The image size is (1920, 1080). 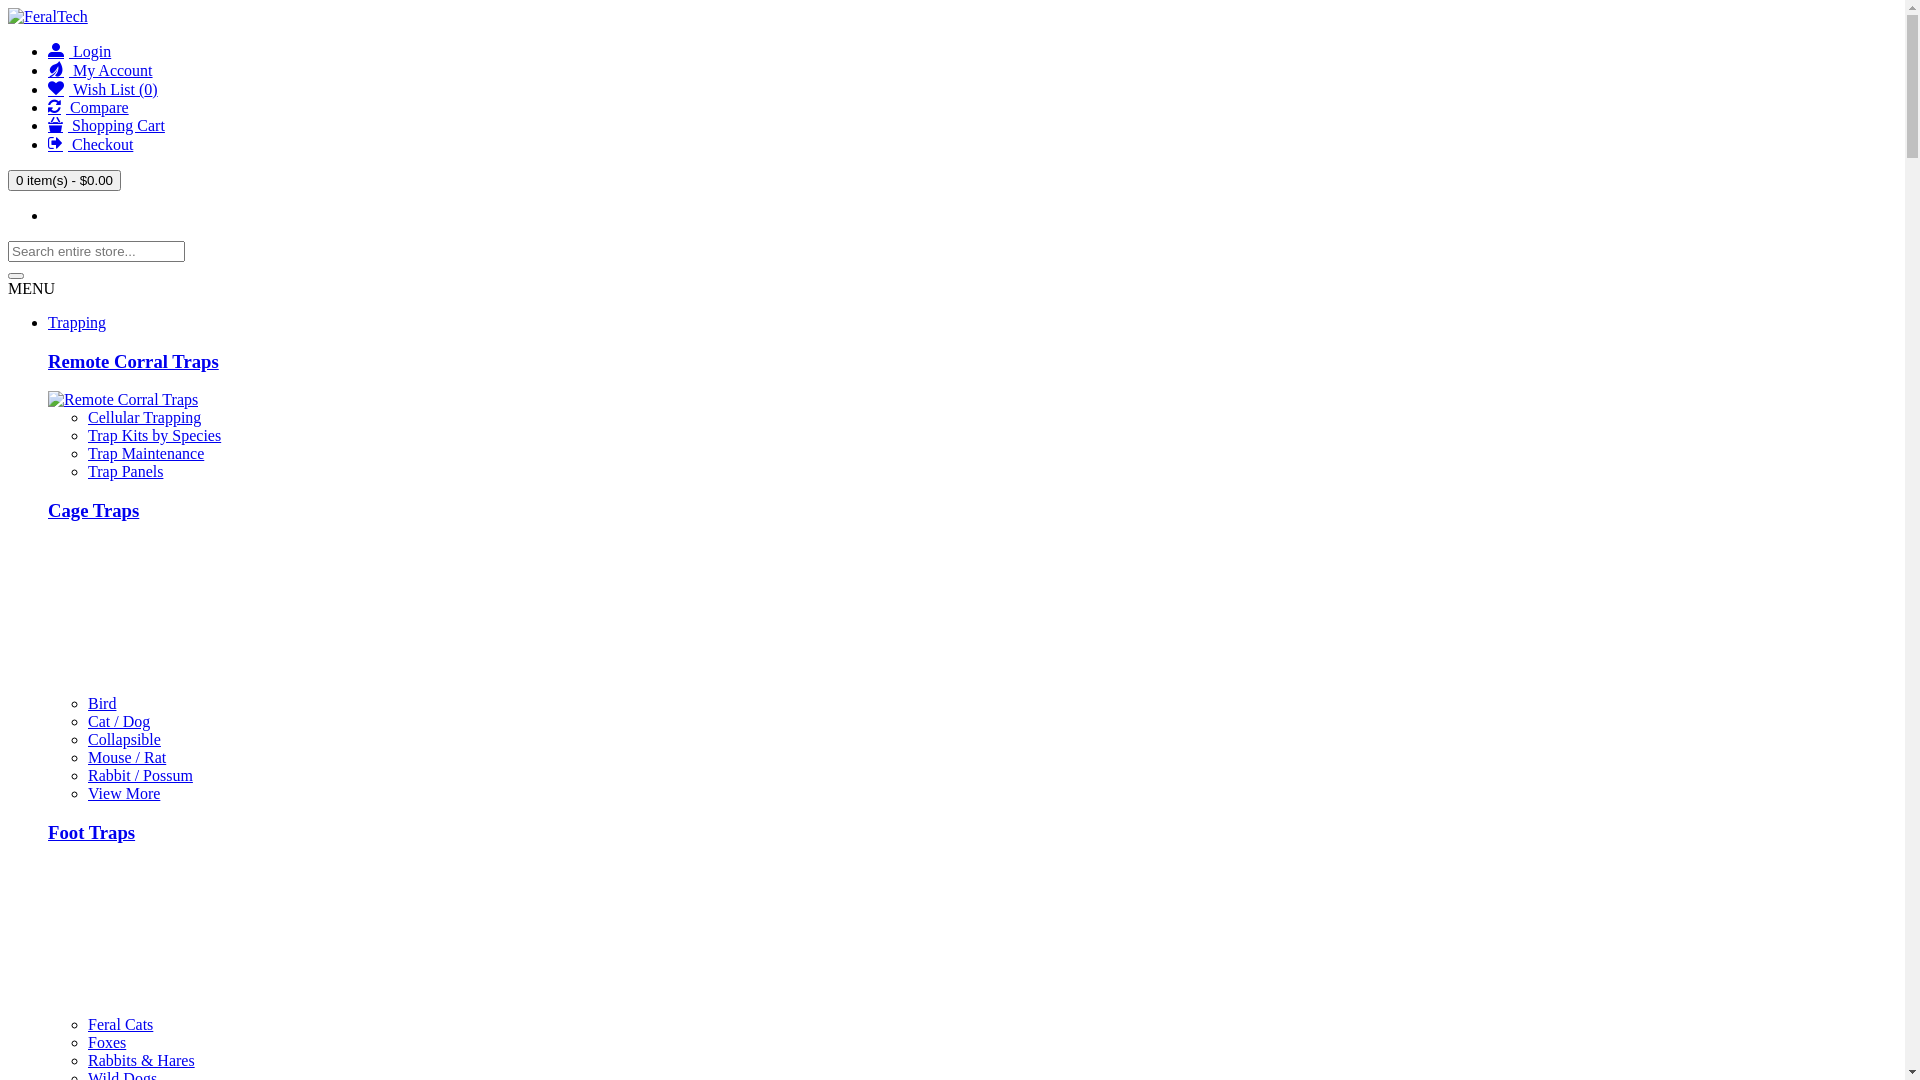 I want to click on '0 item(s) - $0.00', so click(x=64, y=180).